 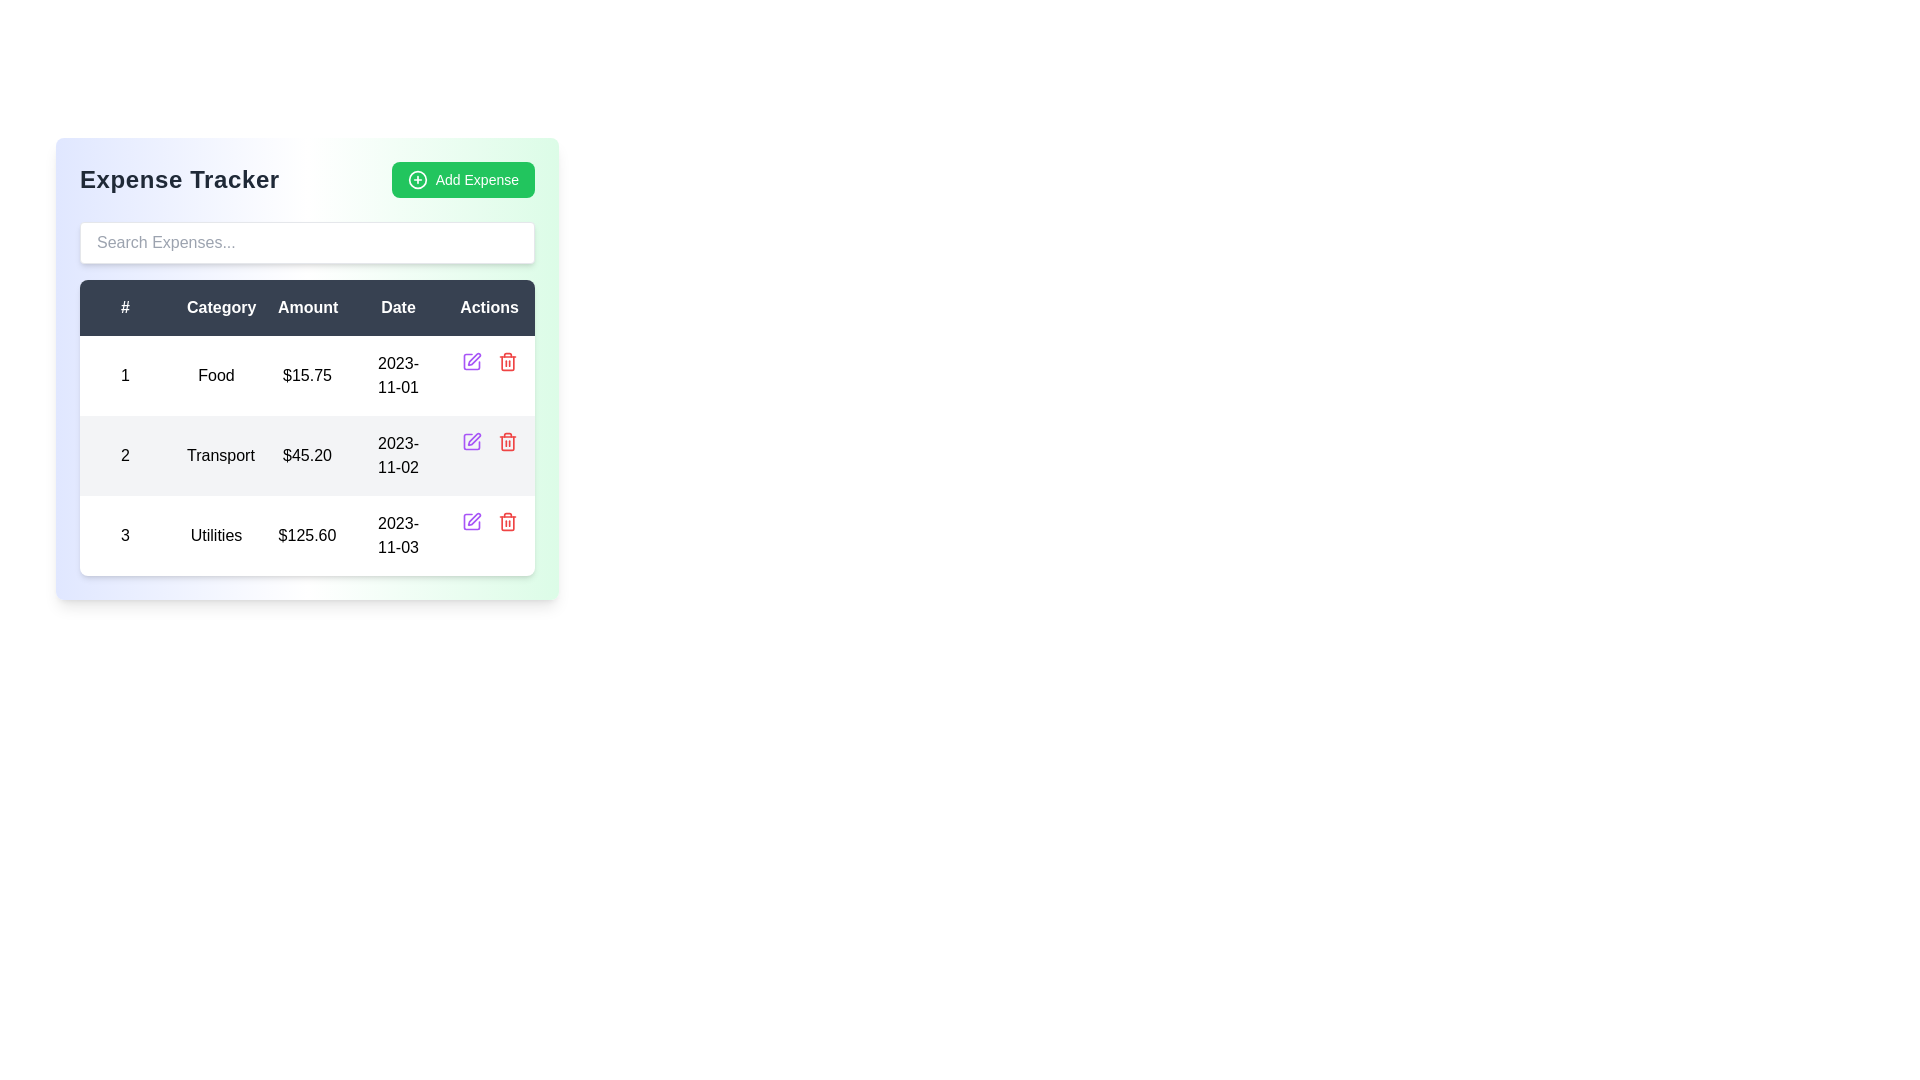 What do you see at coordinates (216, 375) in the screenshot?
I see `the Text label in the second column of the first row in the expense tracking table, which categorizes the expense, such as 'Food'` at bounding box center [216, 375].